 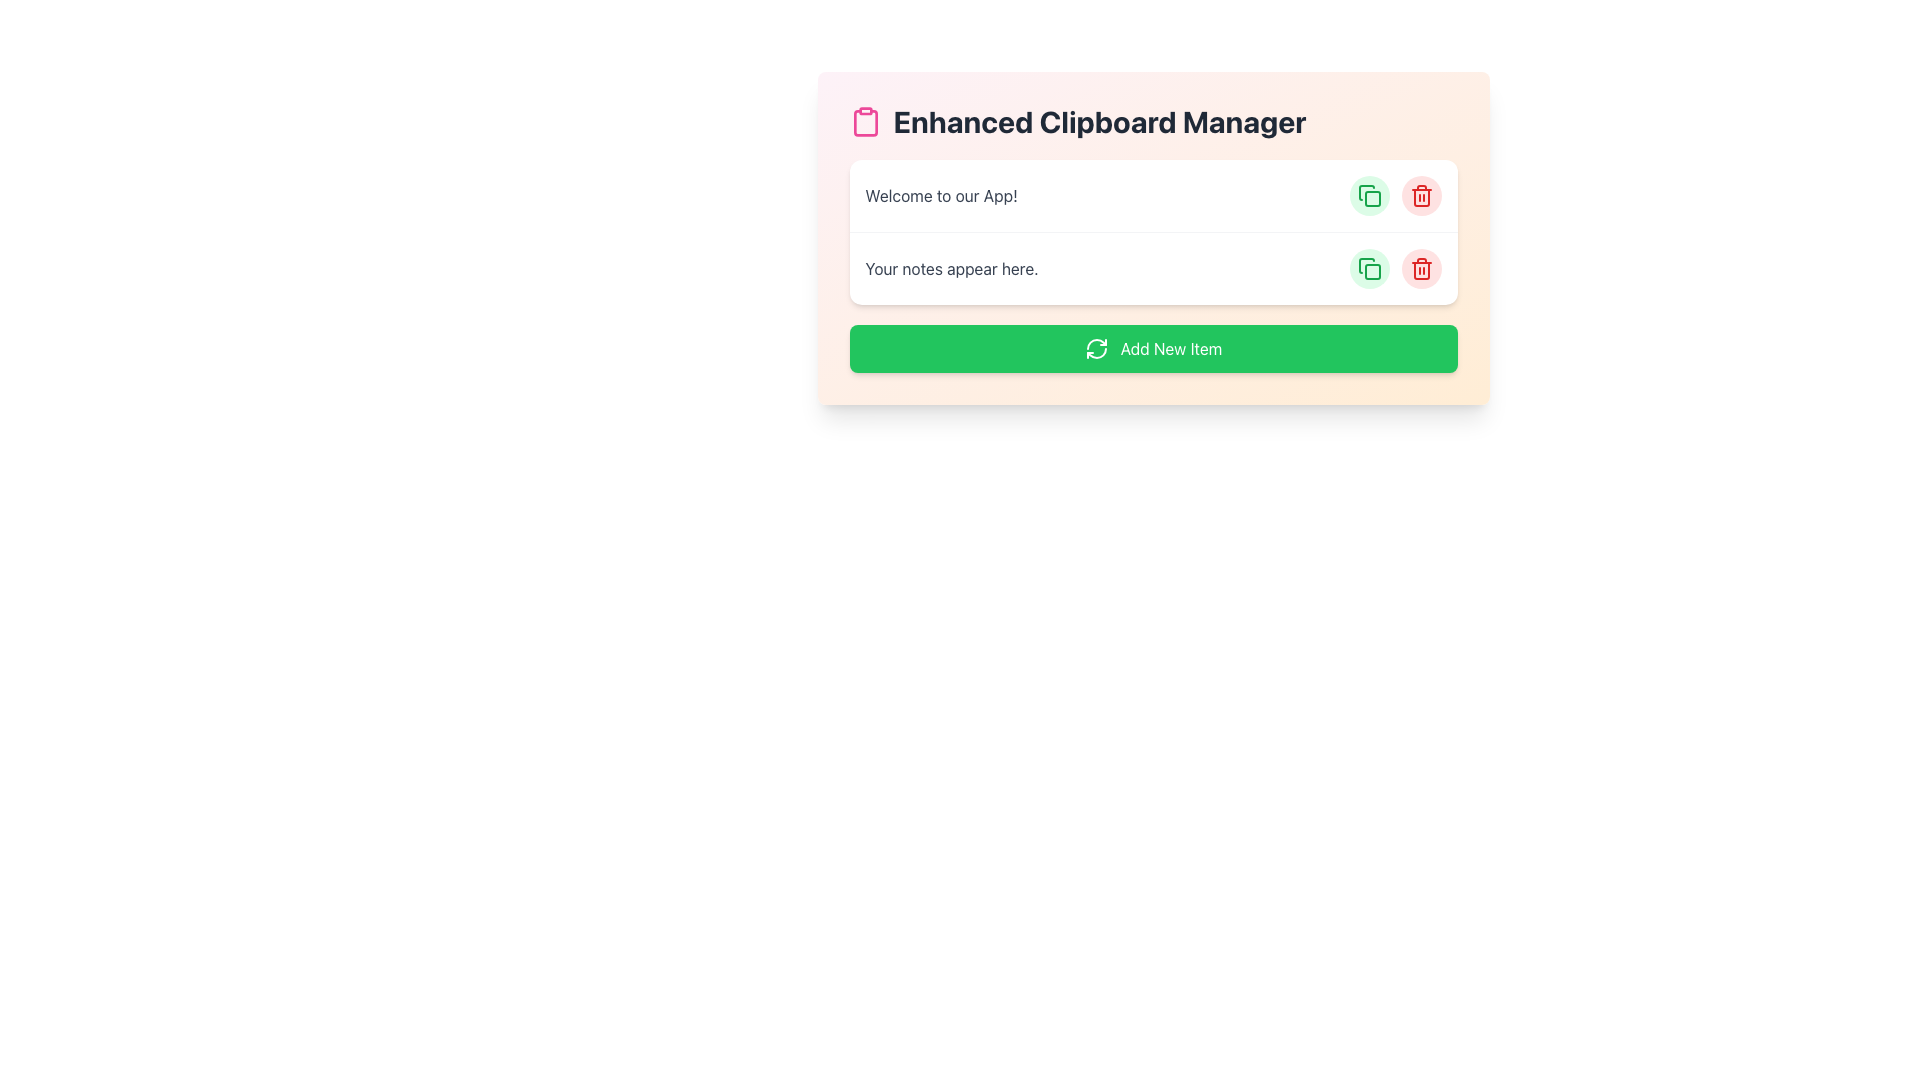 I want to click on the decorative square of the copy icon, which is the second icon in the row of action buttons to the right of the text content, colored green, so click(x=1371, y=272).